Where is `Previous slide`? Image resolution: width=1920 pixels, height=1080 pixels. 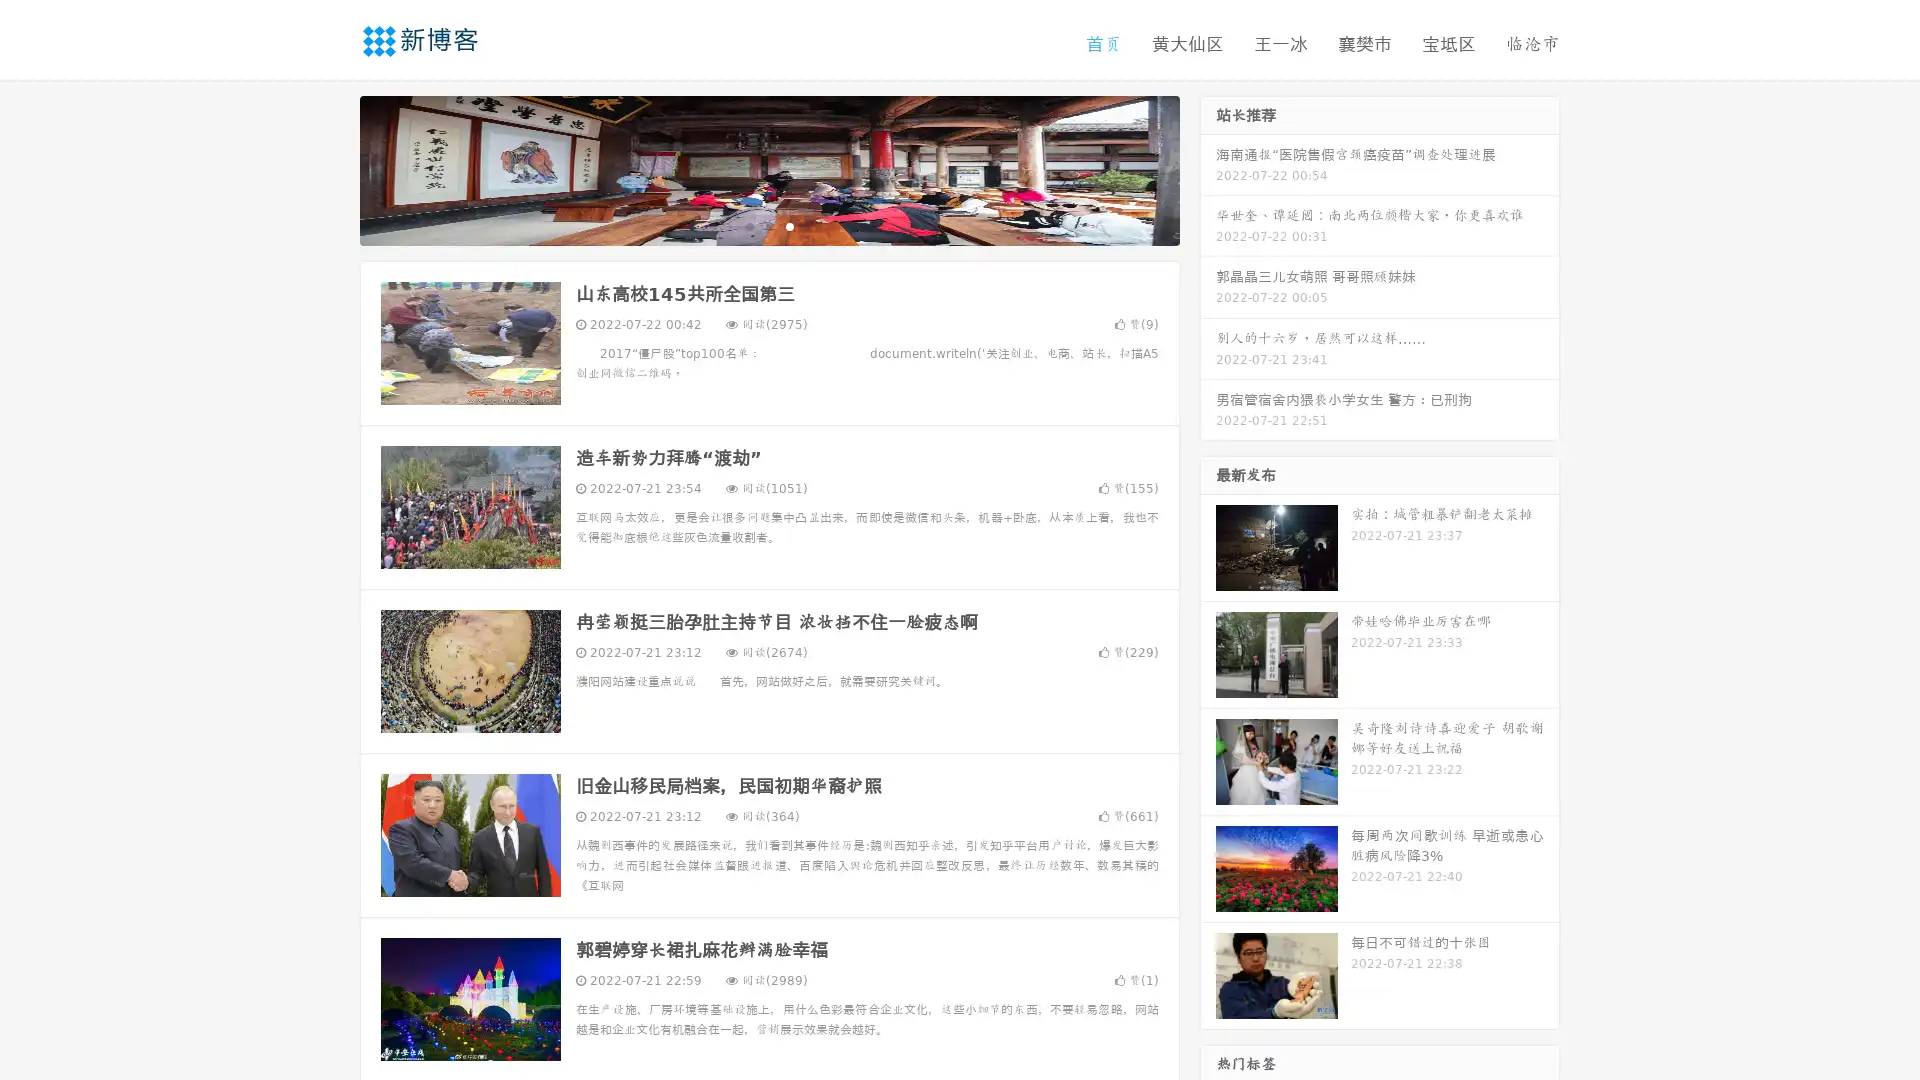
Previous slide is located at coordinates (330, 168).